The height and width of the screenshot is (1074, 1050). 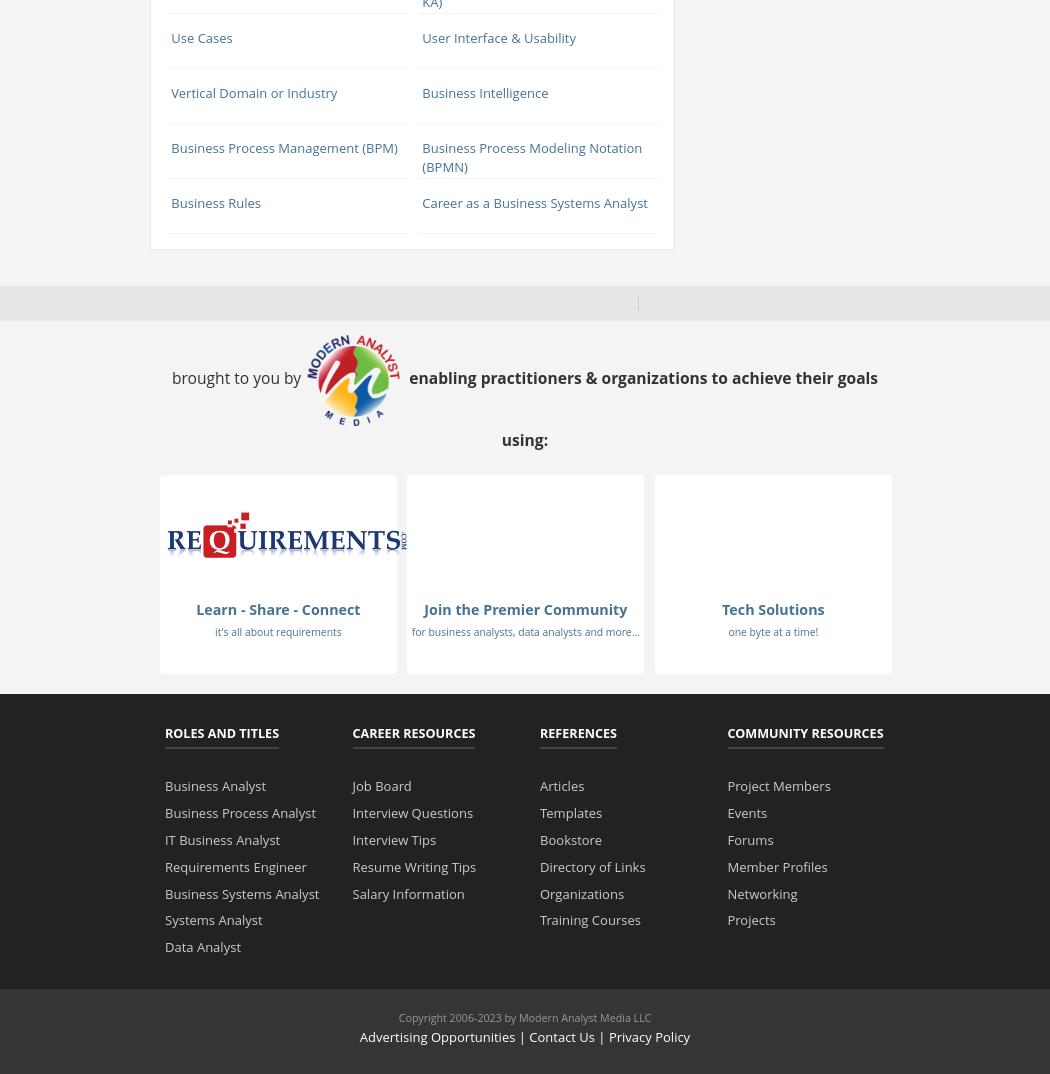 What do you see at coordinates (561, 784) in the screenshot?
I see `'Articles'` at bounding box center [561, 784].